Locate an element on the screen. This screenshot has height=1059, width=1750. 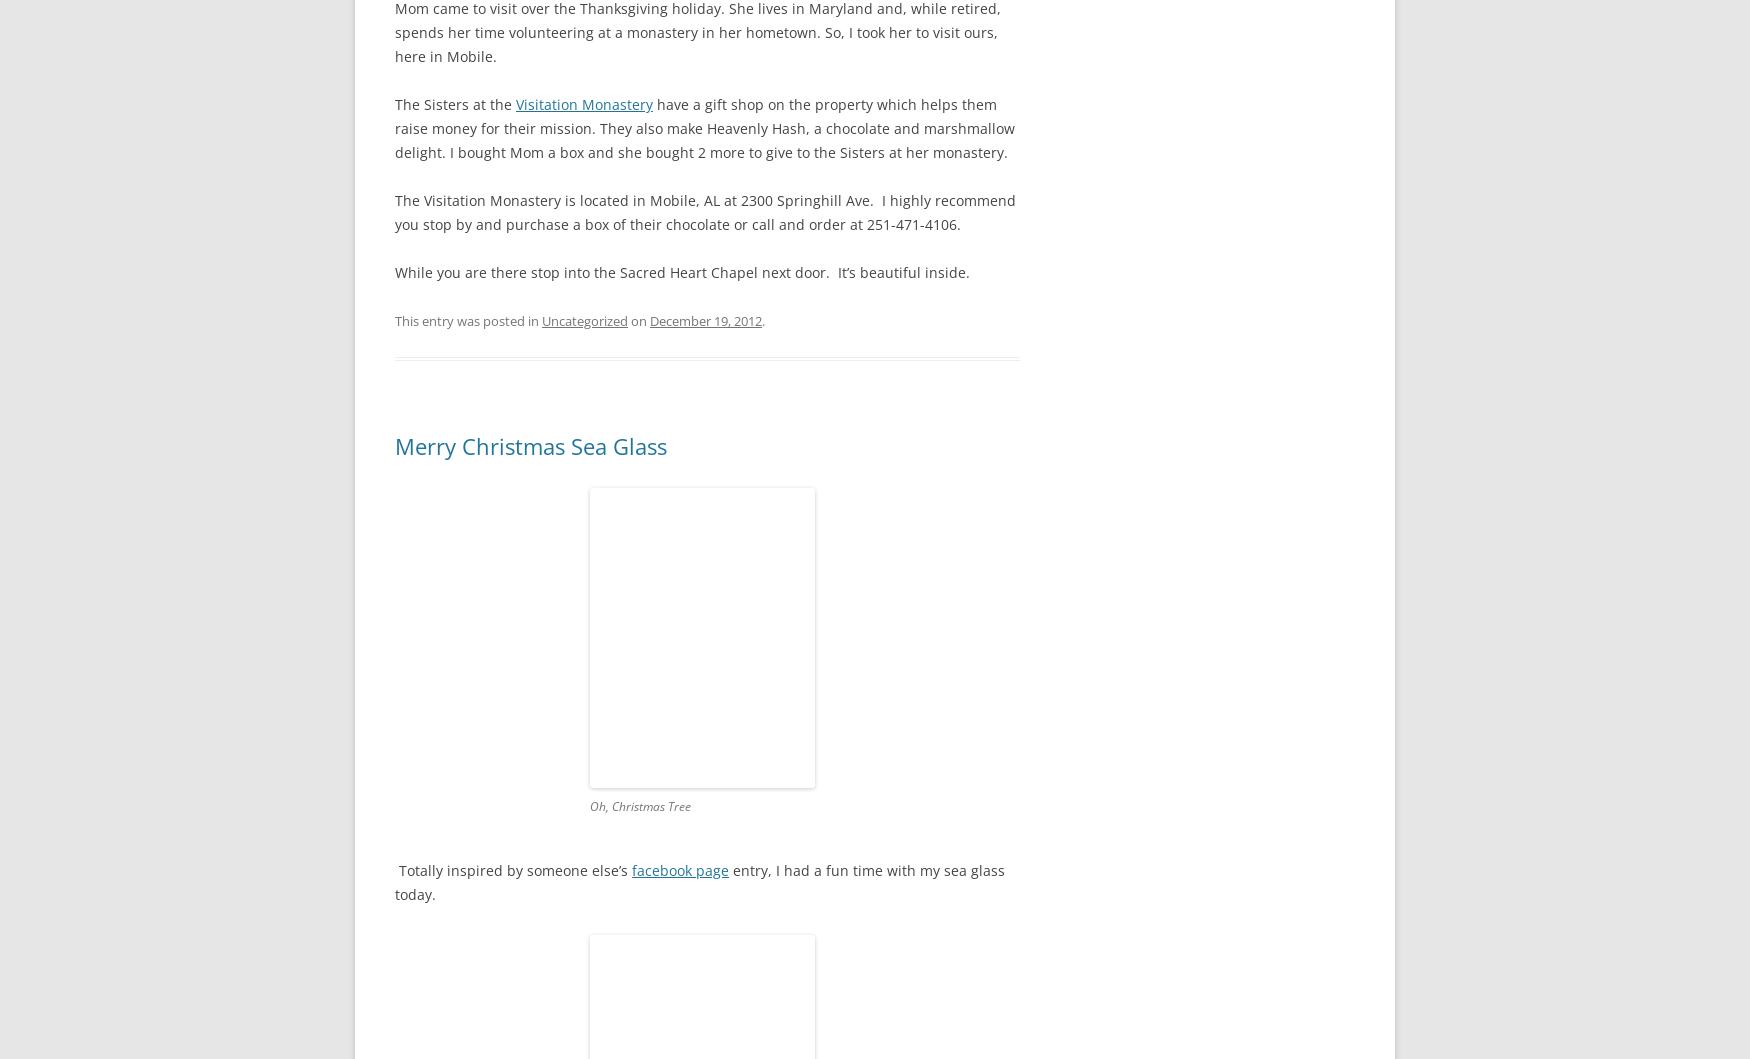
'on' is located at coordinates (637, 319).